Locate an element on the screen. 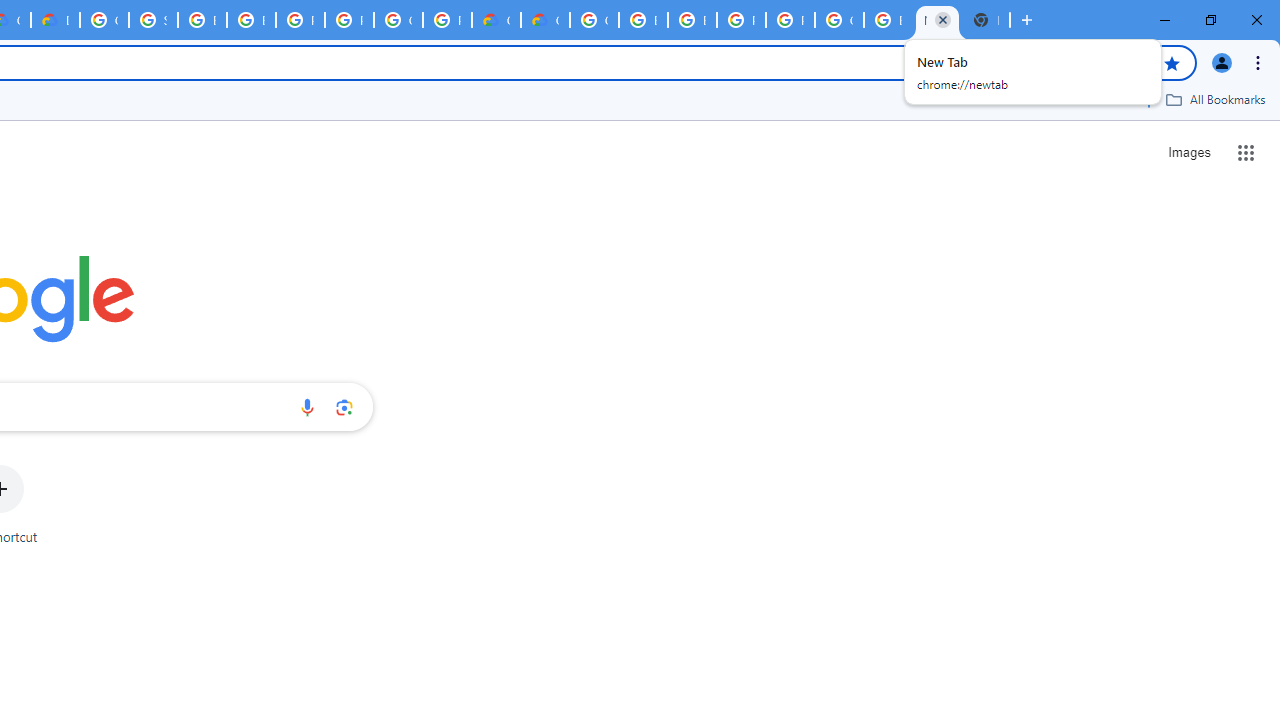 This screenshot has width=1280, height=720. 'Sign in - Google Accounts' is located at coordinates (152, 20).